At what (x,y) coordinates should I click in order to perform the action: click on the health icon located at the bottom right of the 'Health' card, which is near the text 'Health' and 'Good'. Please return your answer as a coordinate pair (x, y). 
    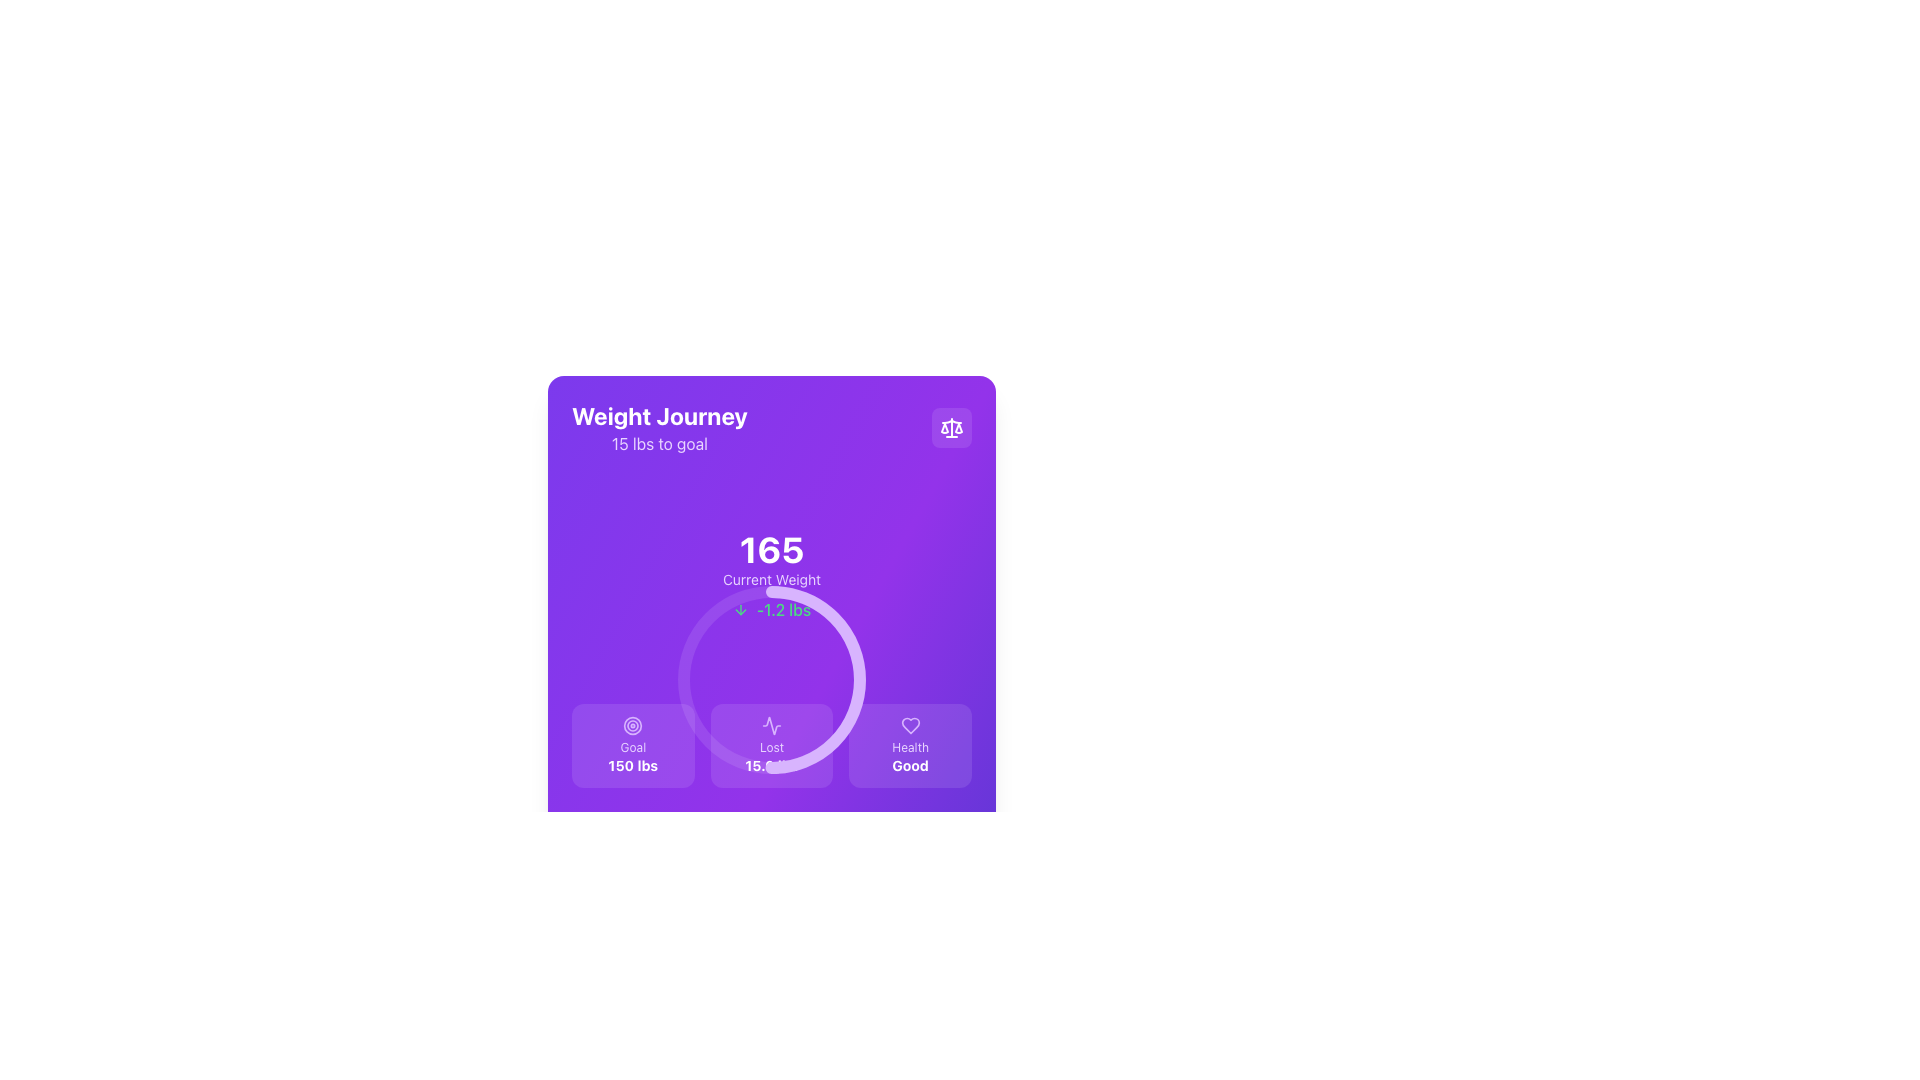
    Looking at the image, I should click on (909, 725).